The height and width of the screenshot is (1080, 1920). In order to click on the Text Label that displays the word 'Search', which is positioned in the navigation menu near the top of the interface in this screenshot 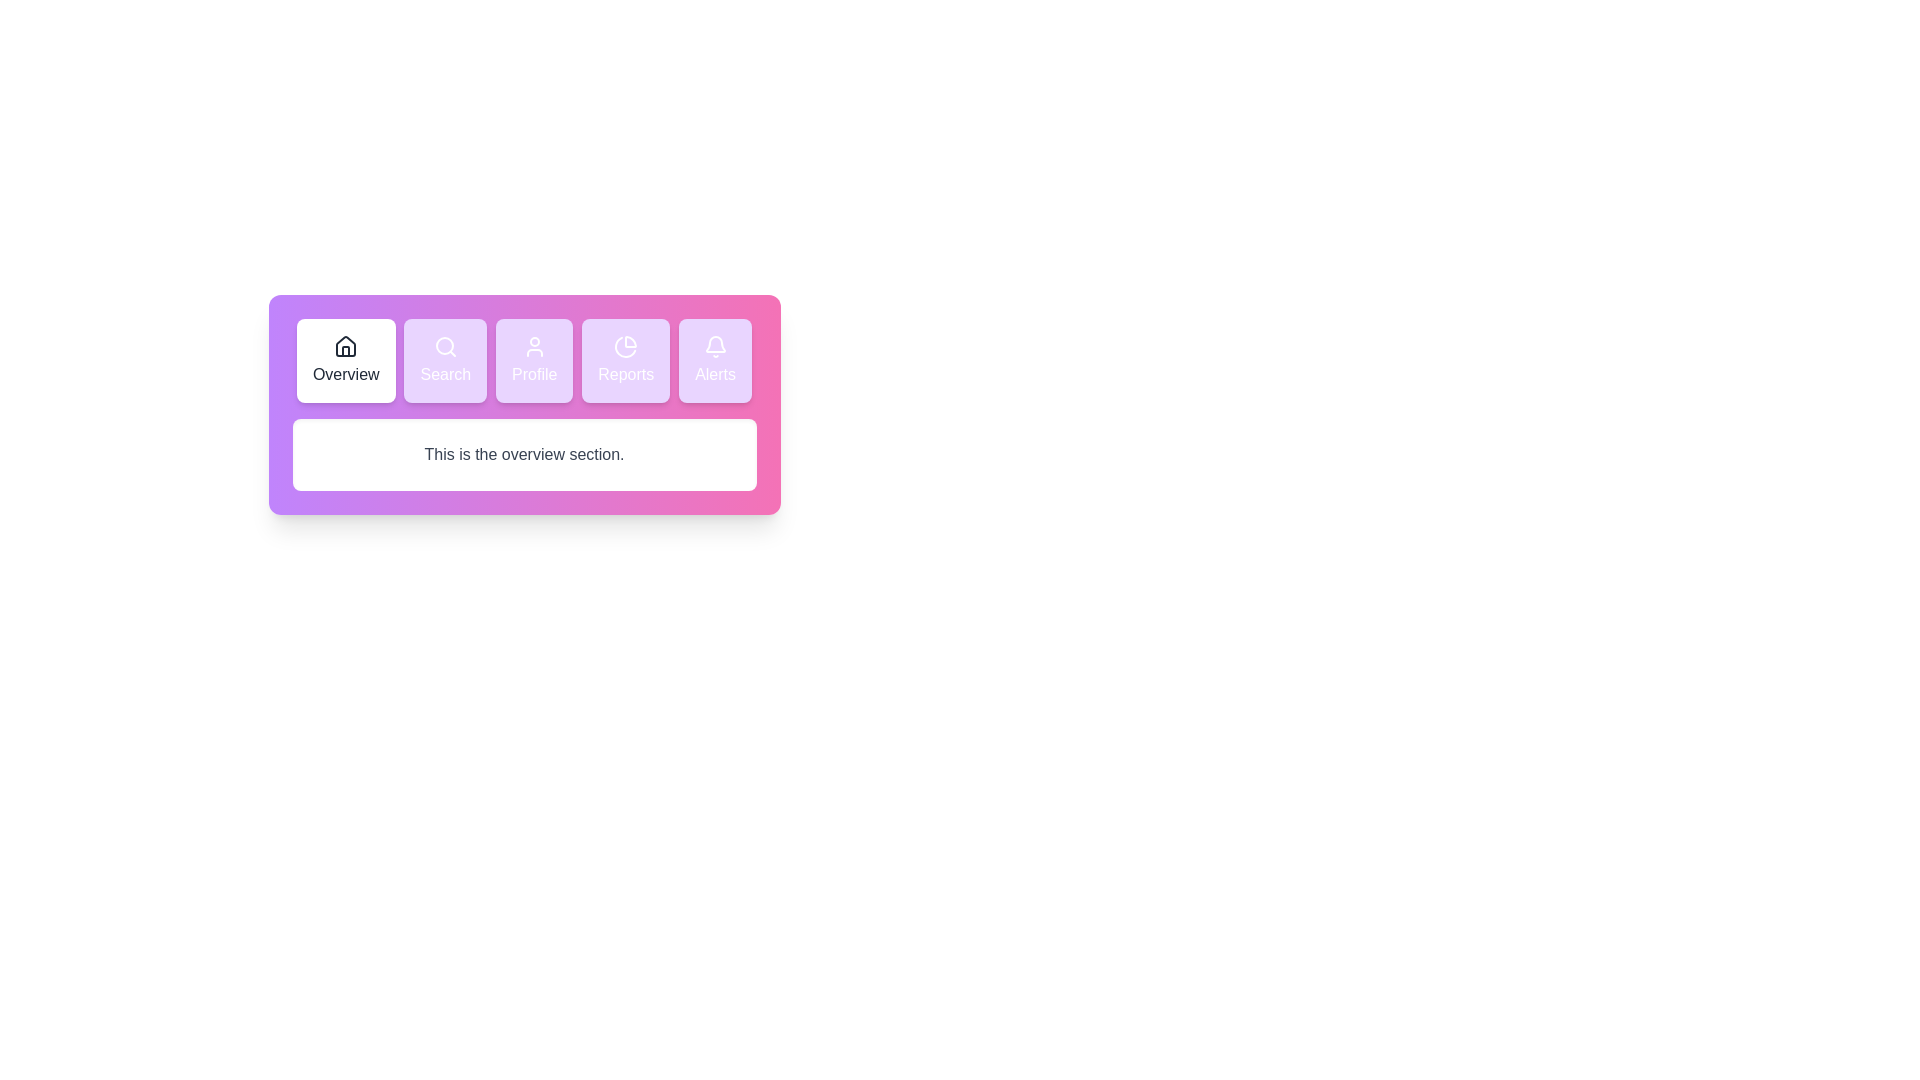, I will do `click(444, 374)`.